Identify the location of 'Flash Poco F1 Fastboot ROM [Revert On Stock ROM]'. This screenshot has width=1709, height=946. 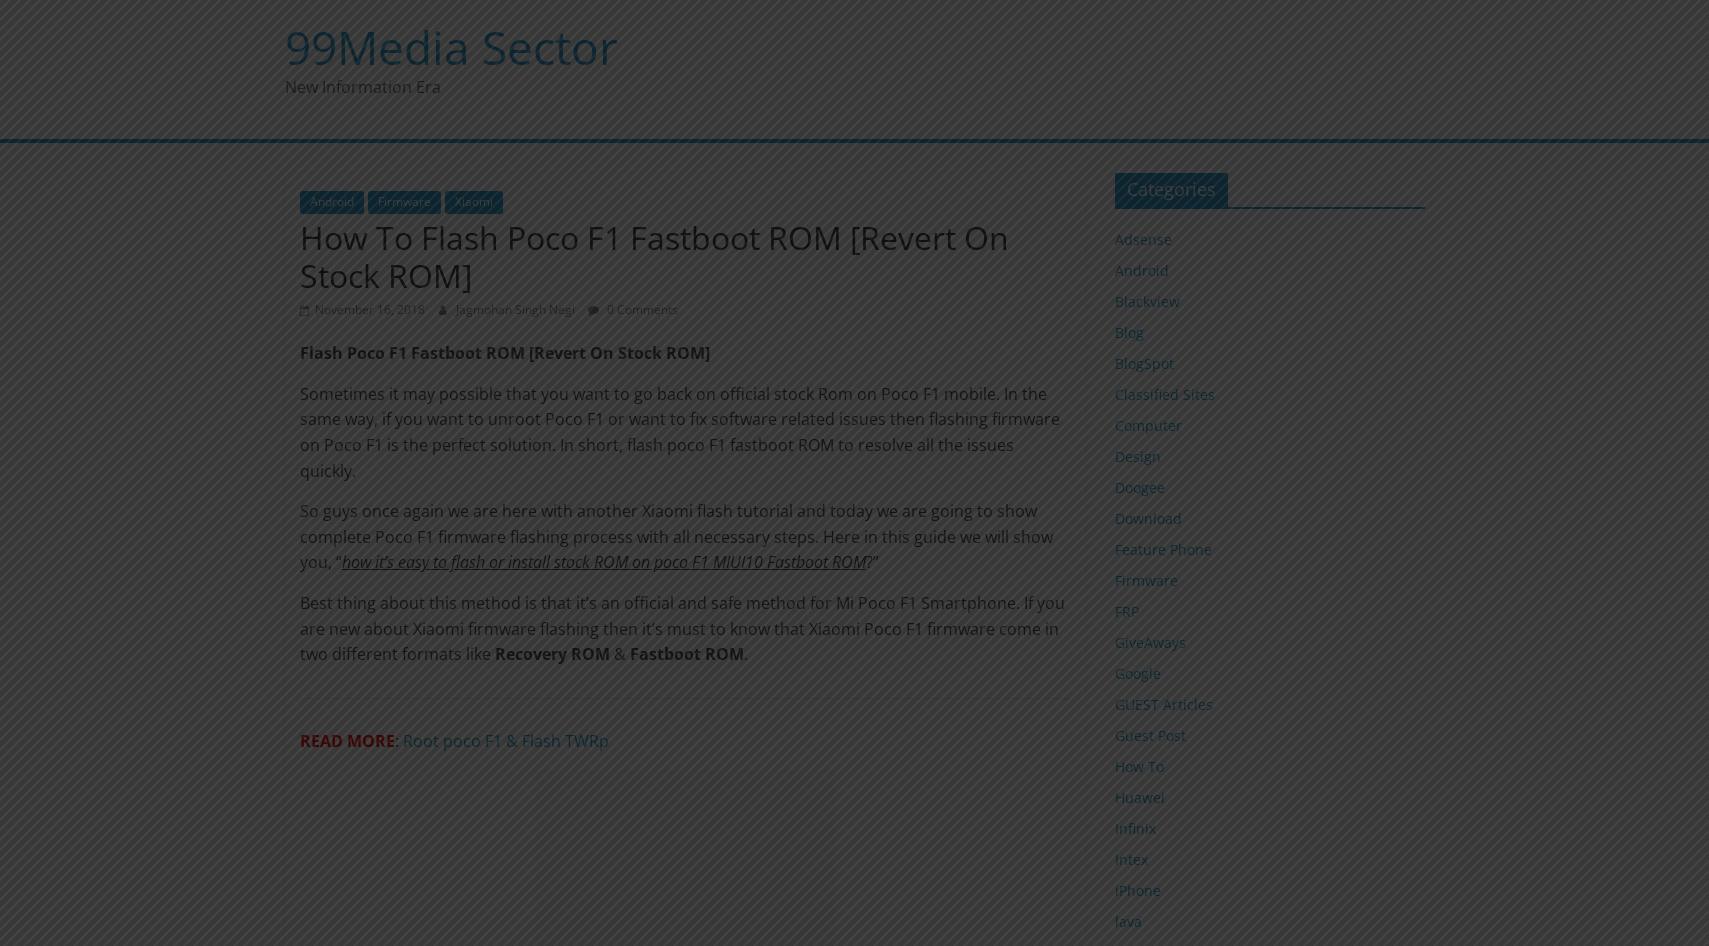
(502, 353).